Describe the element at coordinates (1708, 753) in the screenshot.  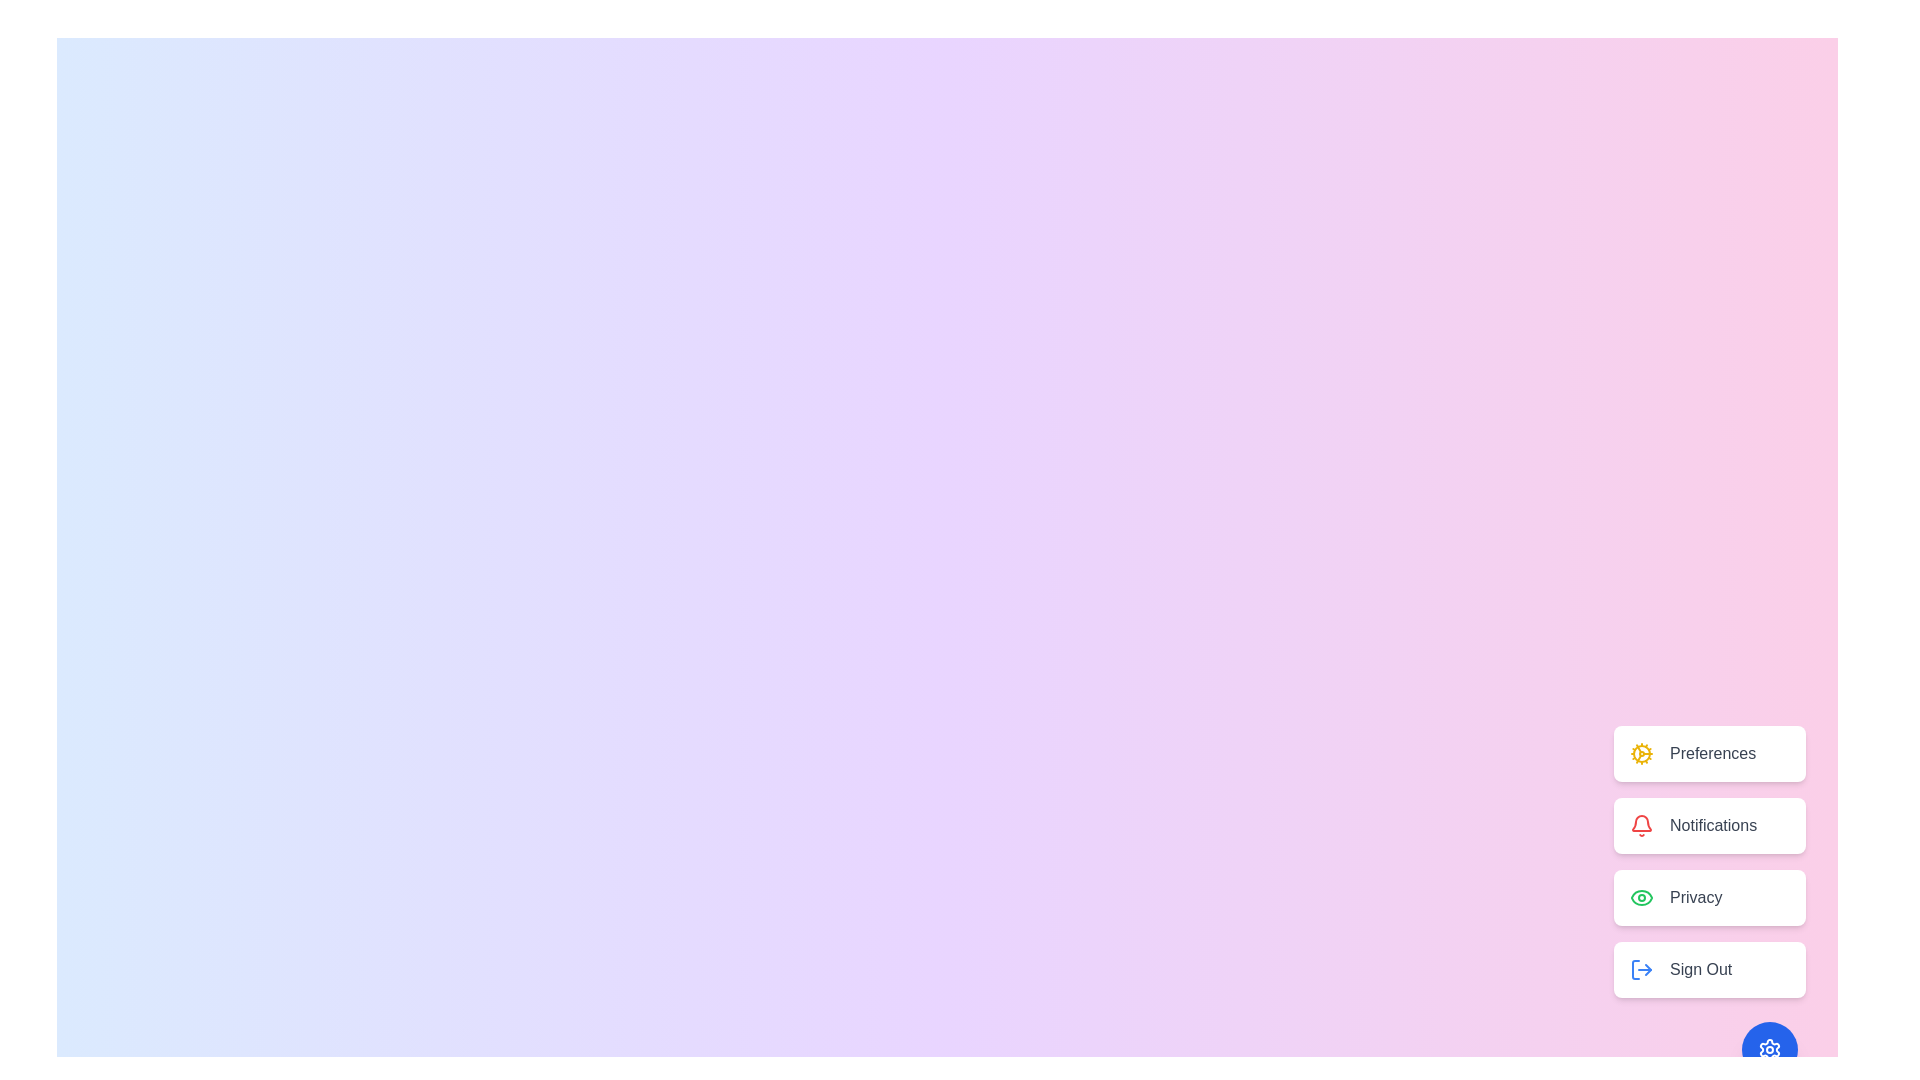
I see `the Preferences button to select the Preferences option` at that location.